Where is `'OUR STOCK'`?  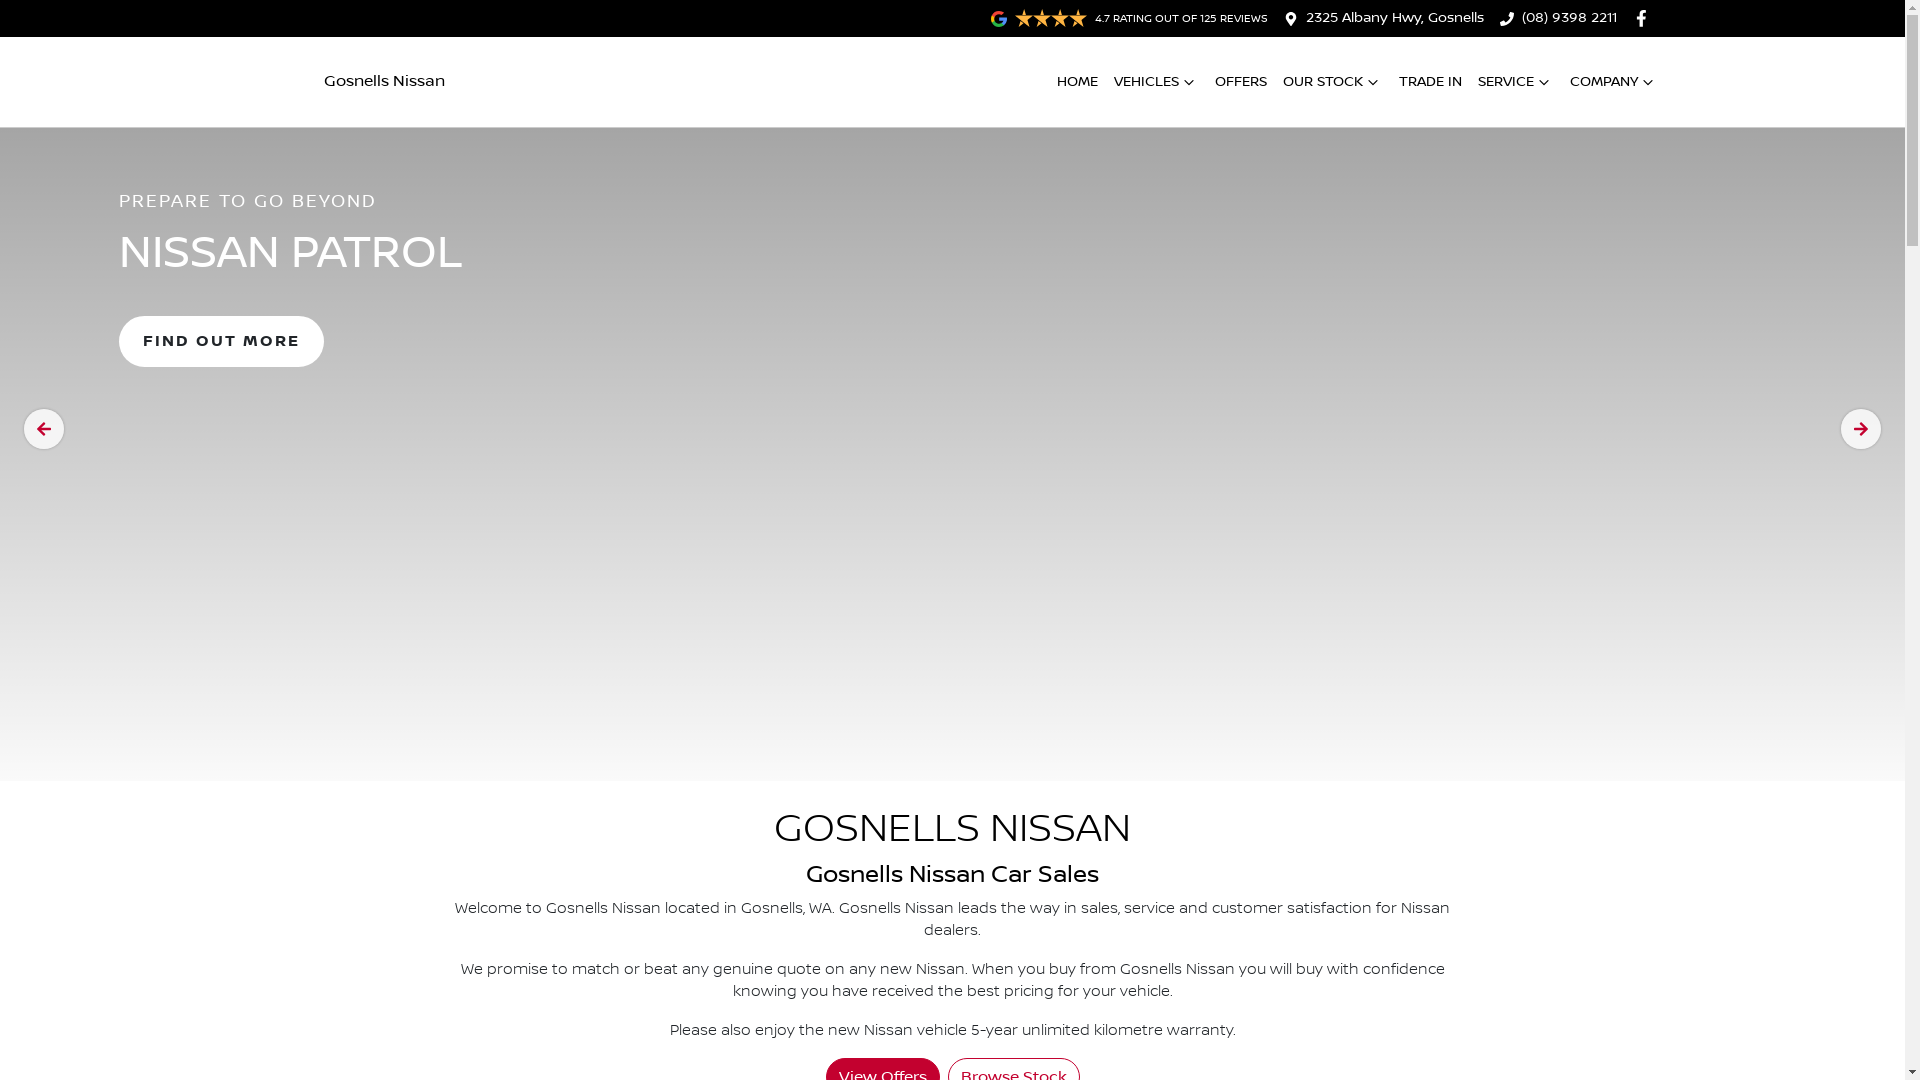 'OUR STOCK' is located at coordinates (1332, 81).